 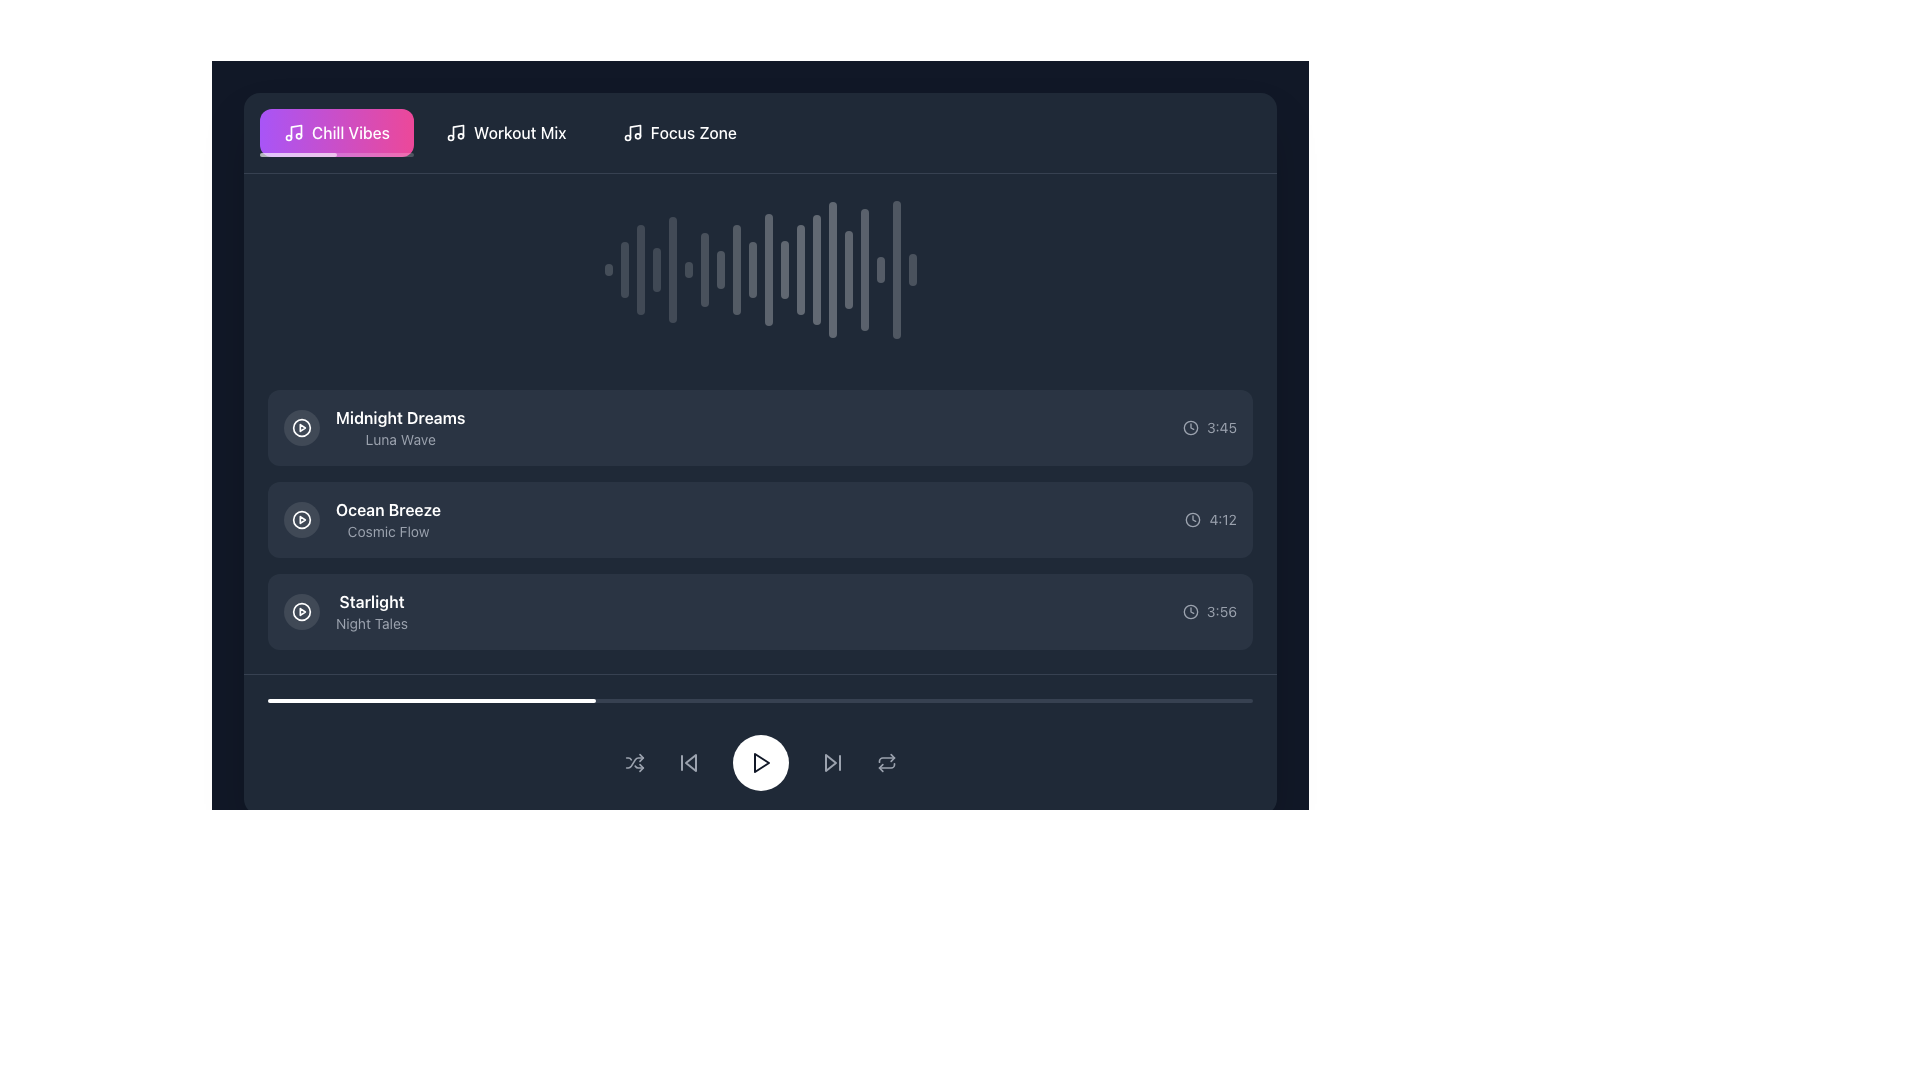 I want to click on the circular button with a white background and a black play icon to trigger hover effects, so click(x=759, y=763).